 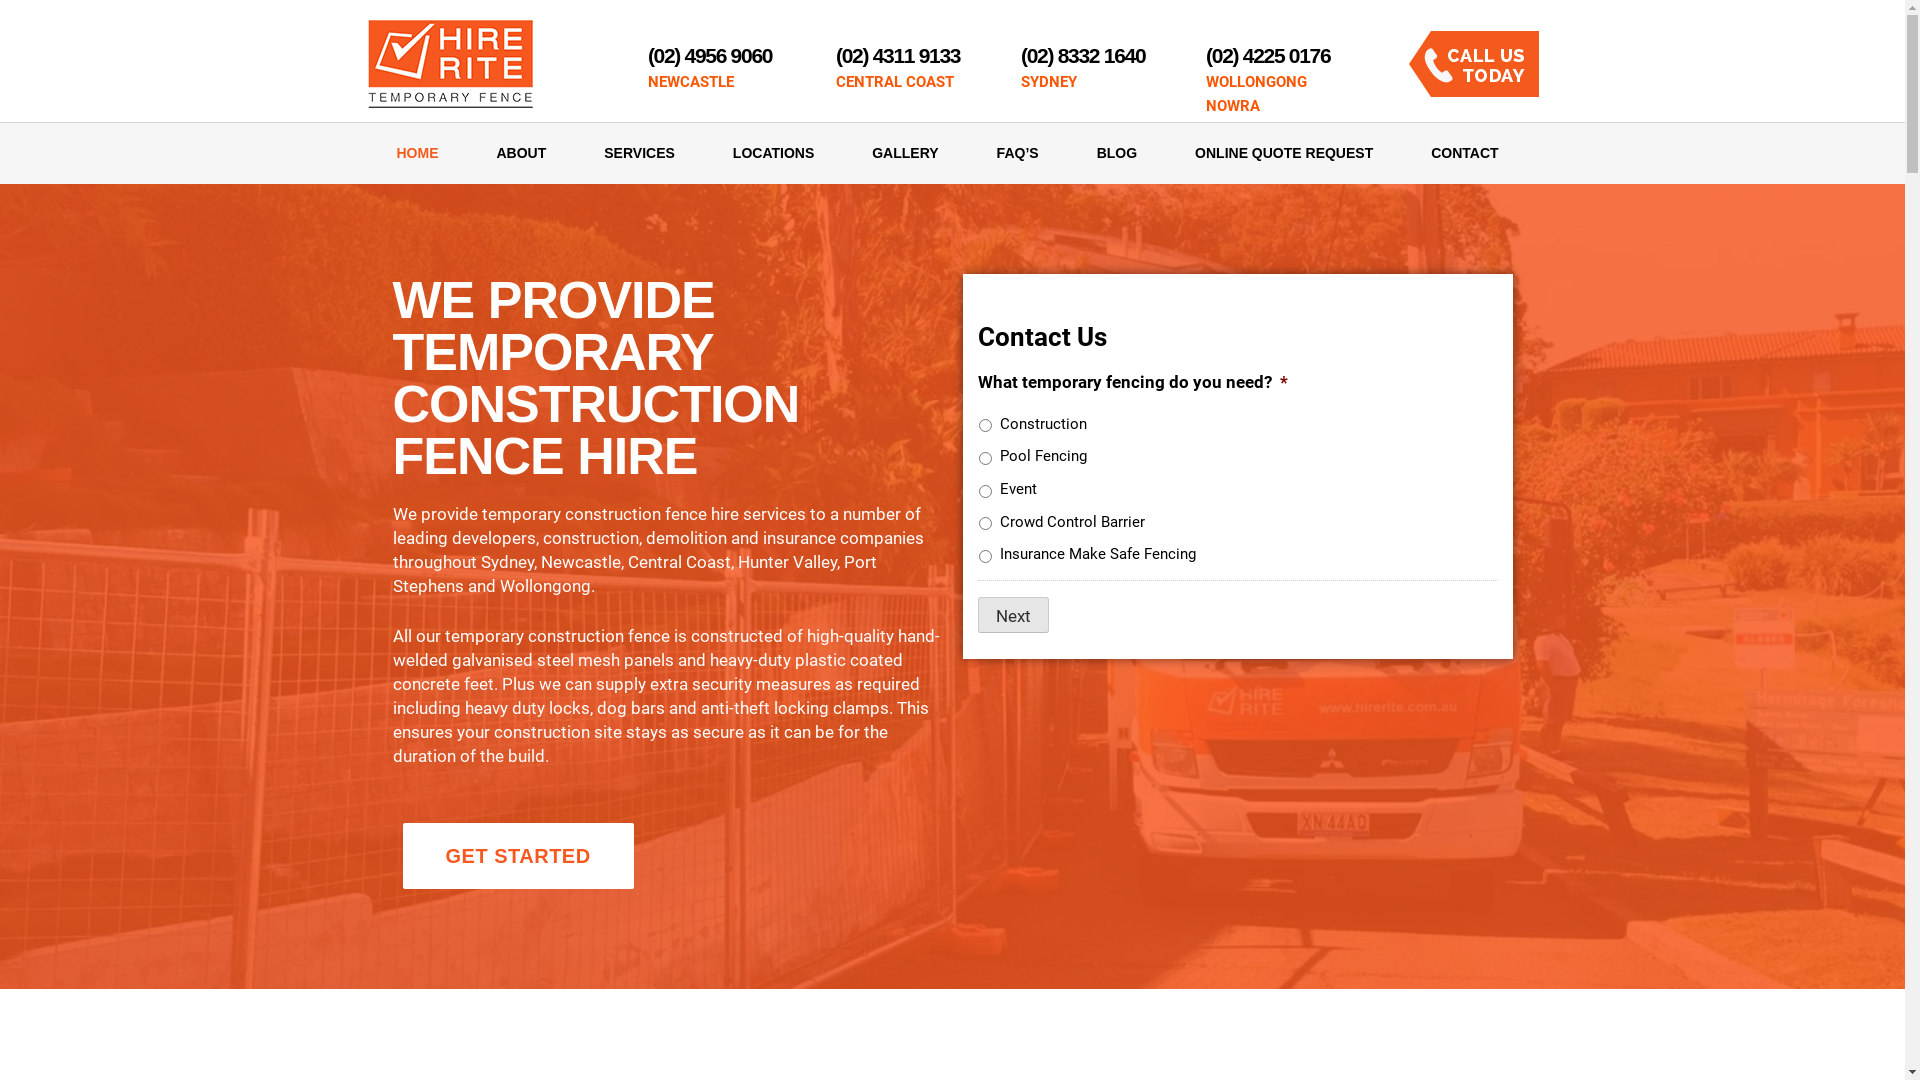 I want to click on 'SERVICES', so click(x=574, y=152).